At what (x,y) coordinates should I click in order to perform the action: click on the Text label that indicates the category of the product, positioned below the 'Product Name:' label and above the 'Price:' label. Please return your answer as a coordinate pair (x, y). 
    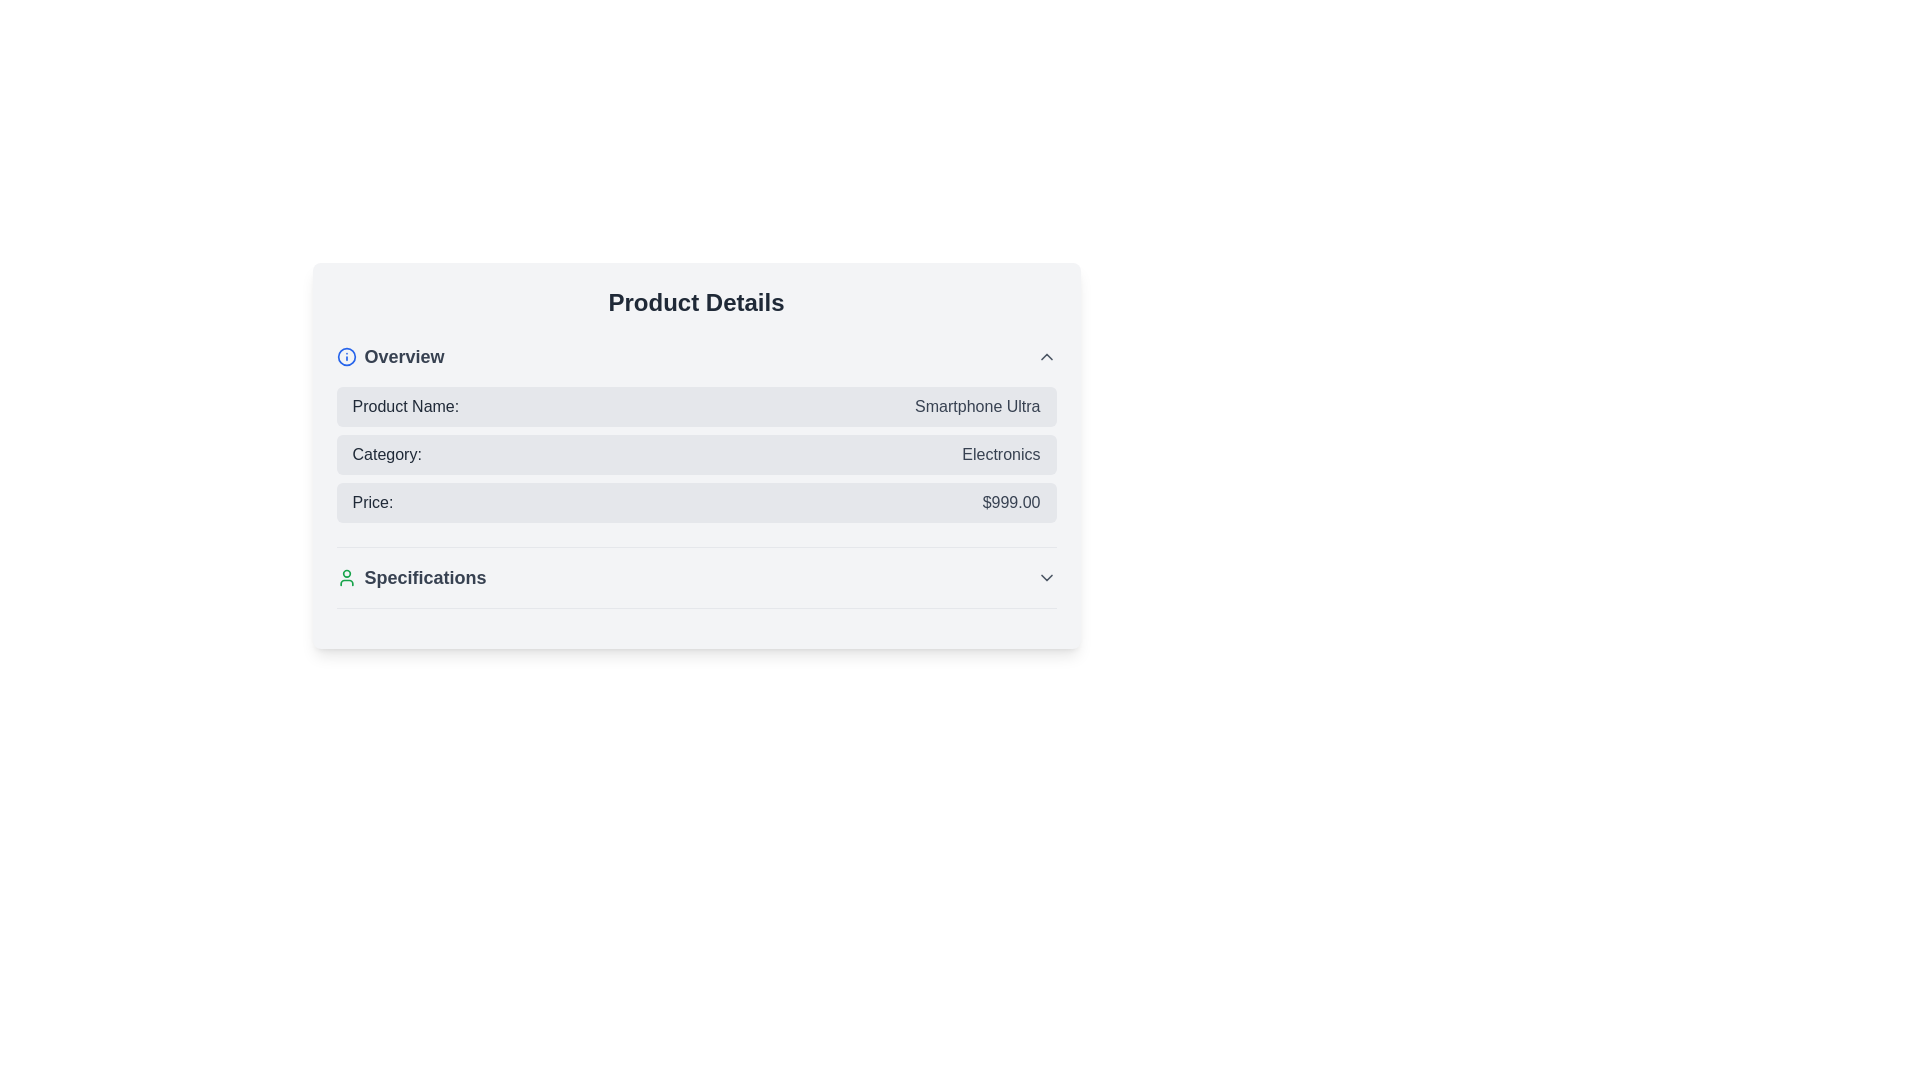
    Looking at the image, I should click on (387, 455).